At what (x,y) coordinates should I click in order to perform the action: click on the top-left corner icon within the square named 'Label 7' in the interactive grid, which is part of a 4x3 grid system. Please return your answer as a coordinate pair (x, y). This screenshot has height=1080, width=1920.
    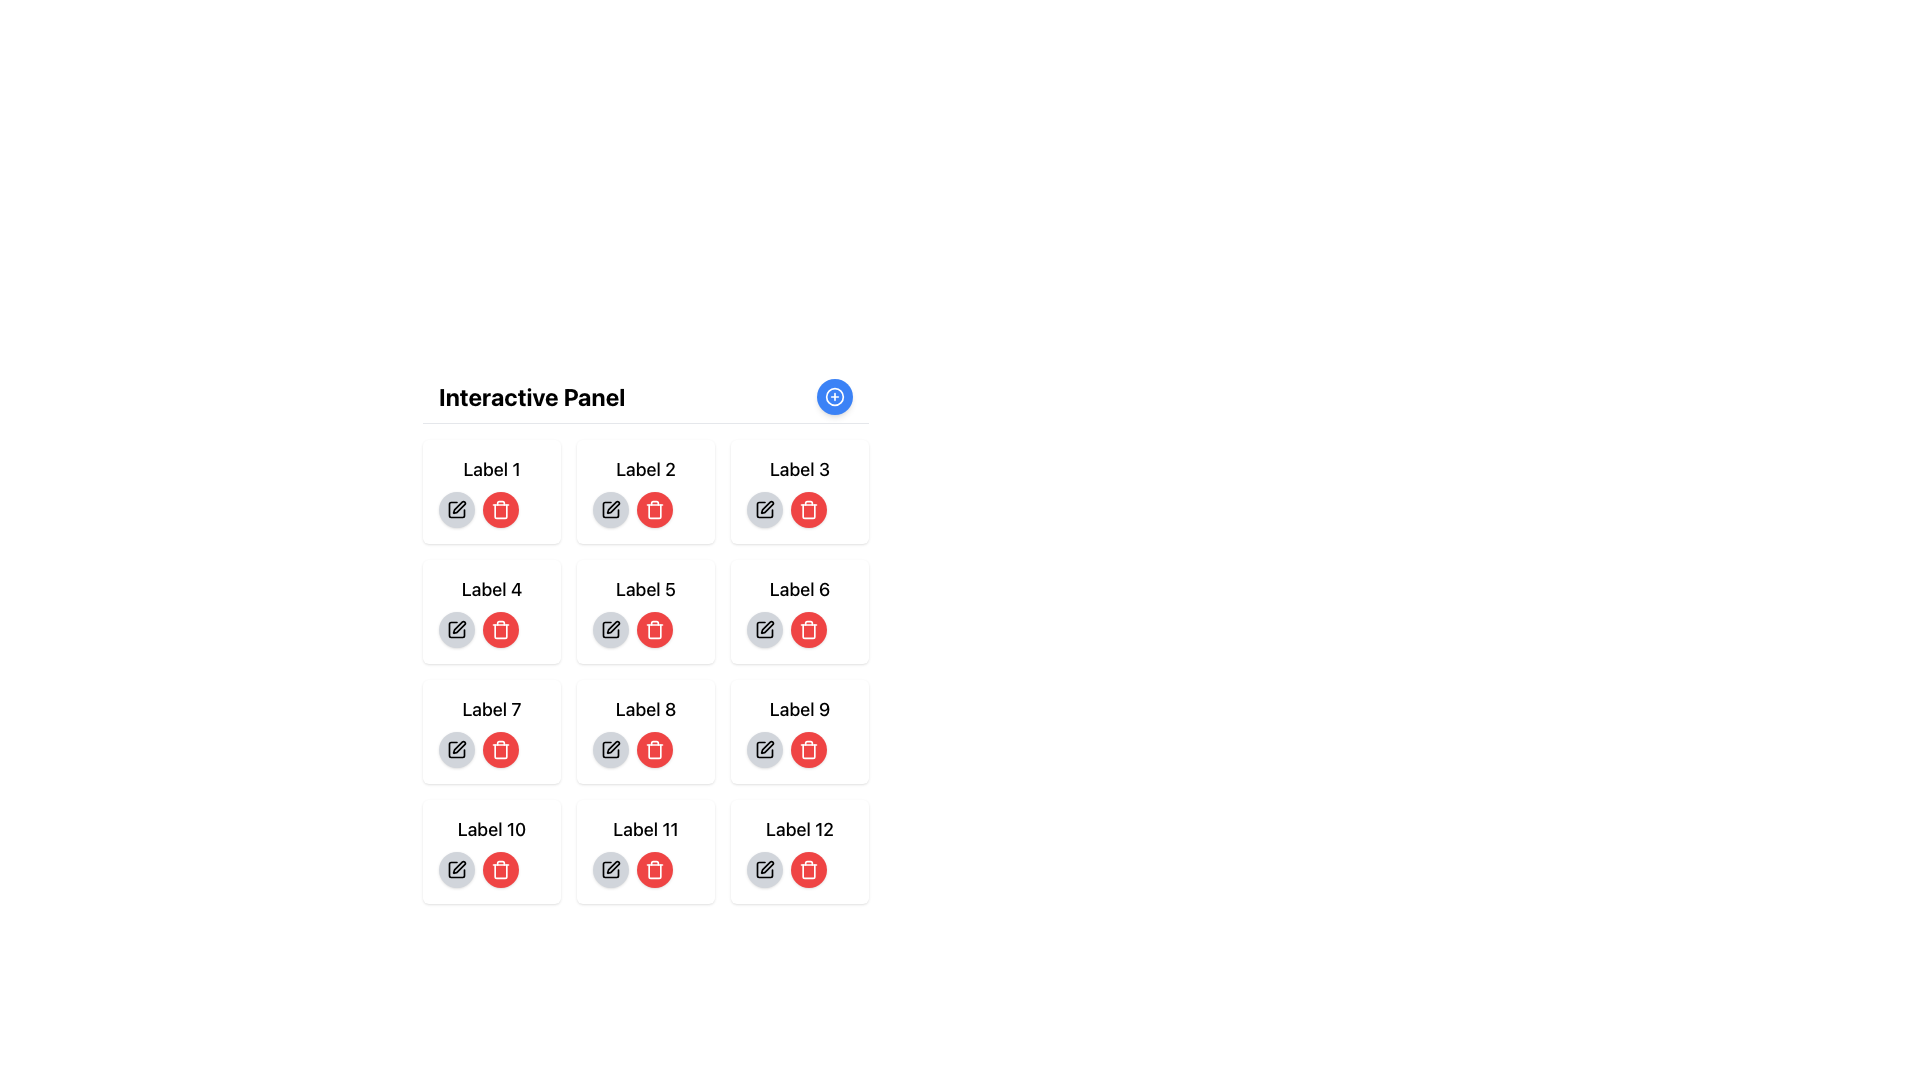
    Looking at the image, I should click on (455, 749).